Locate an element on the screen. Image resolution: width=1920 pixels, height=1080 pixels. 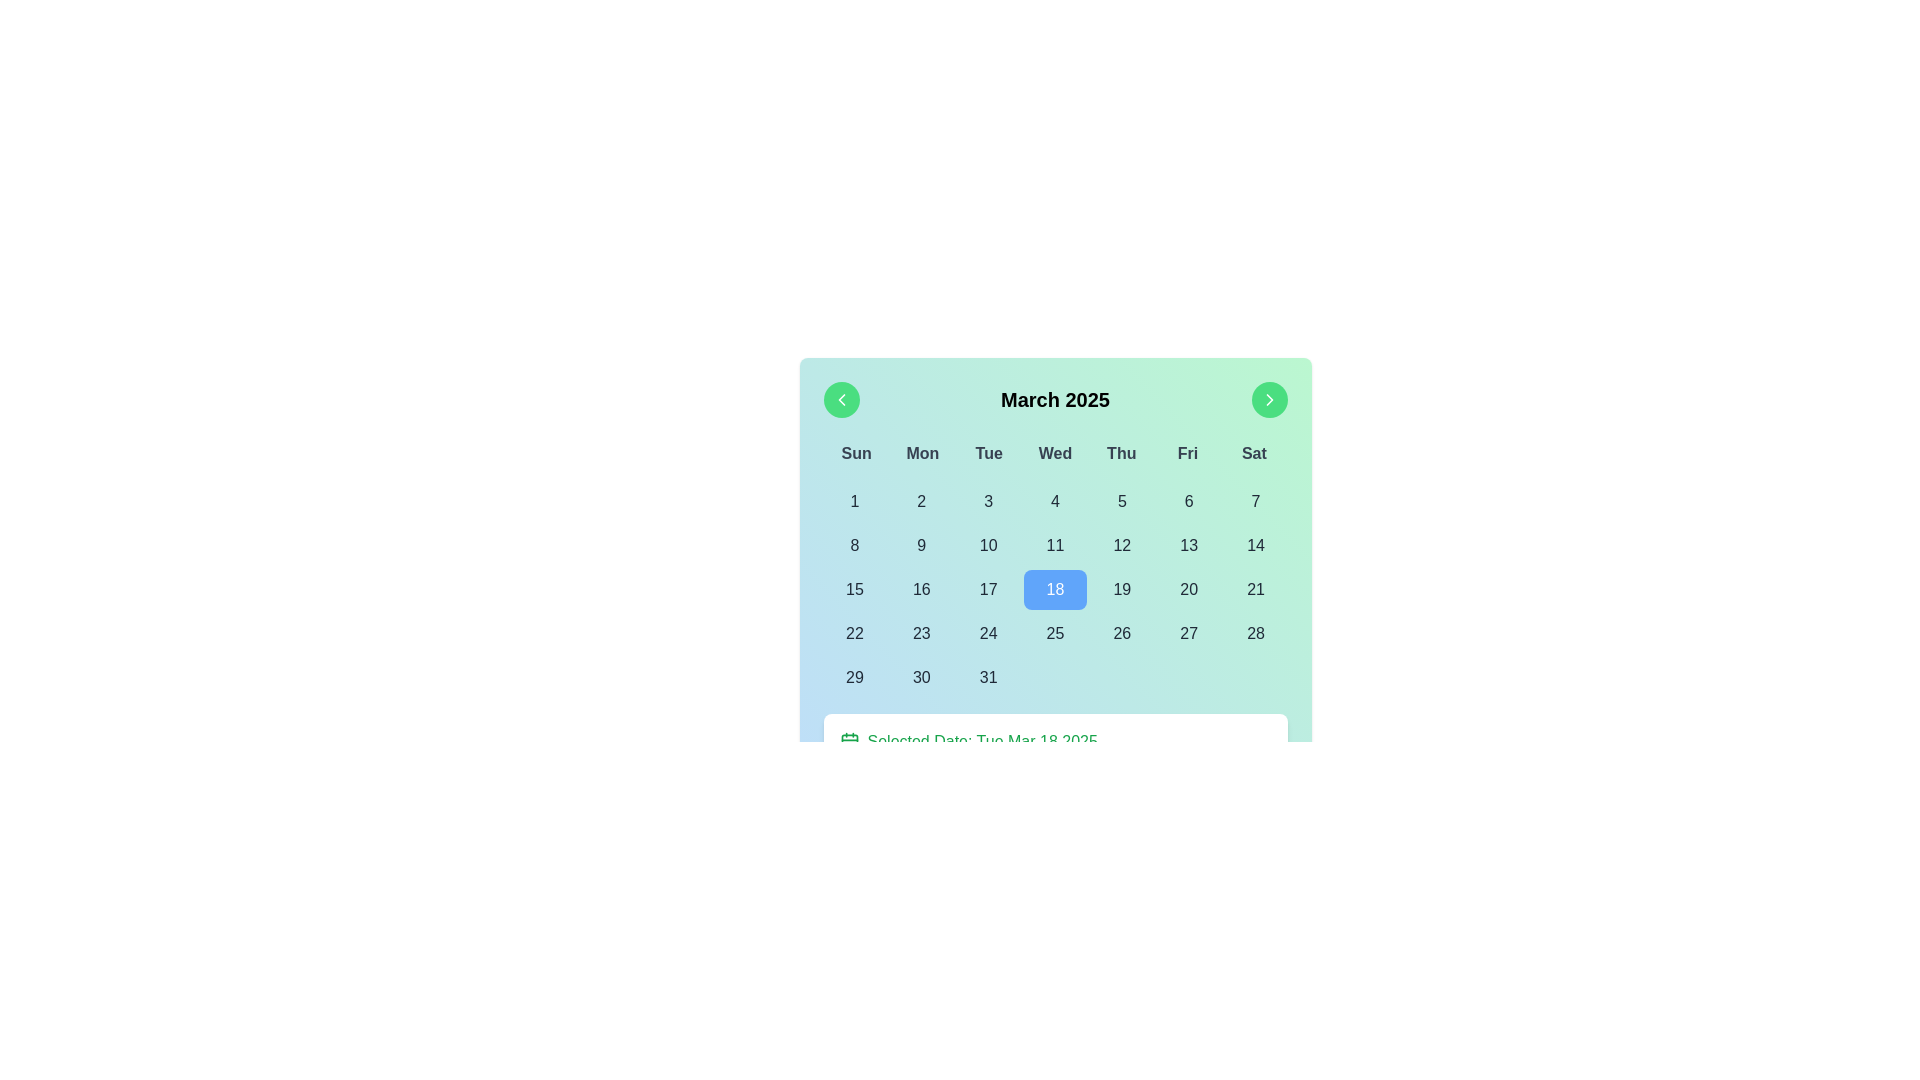
the calendar button representing Thursday is located at coordinates (1122, 500).